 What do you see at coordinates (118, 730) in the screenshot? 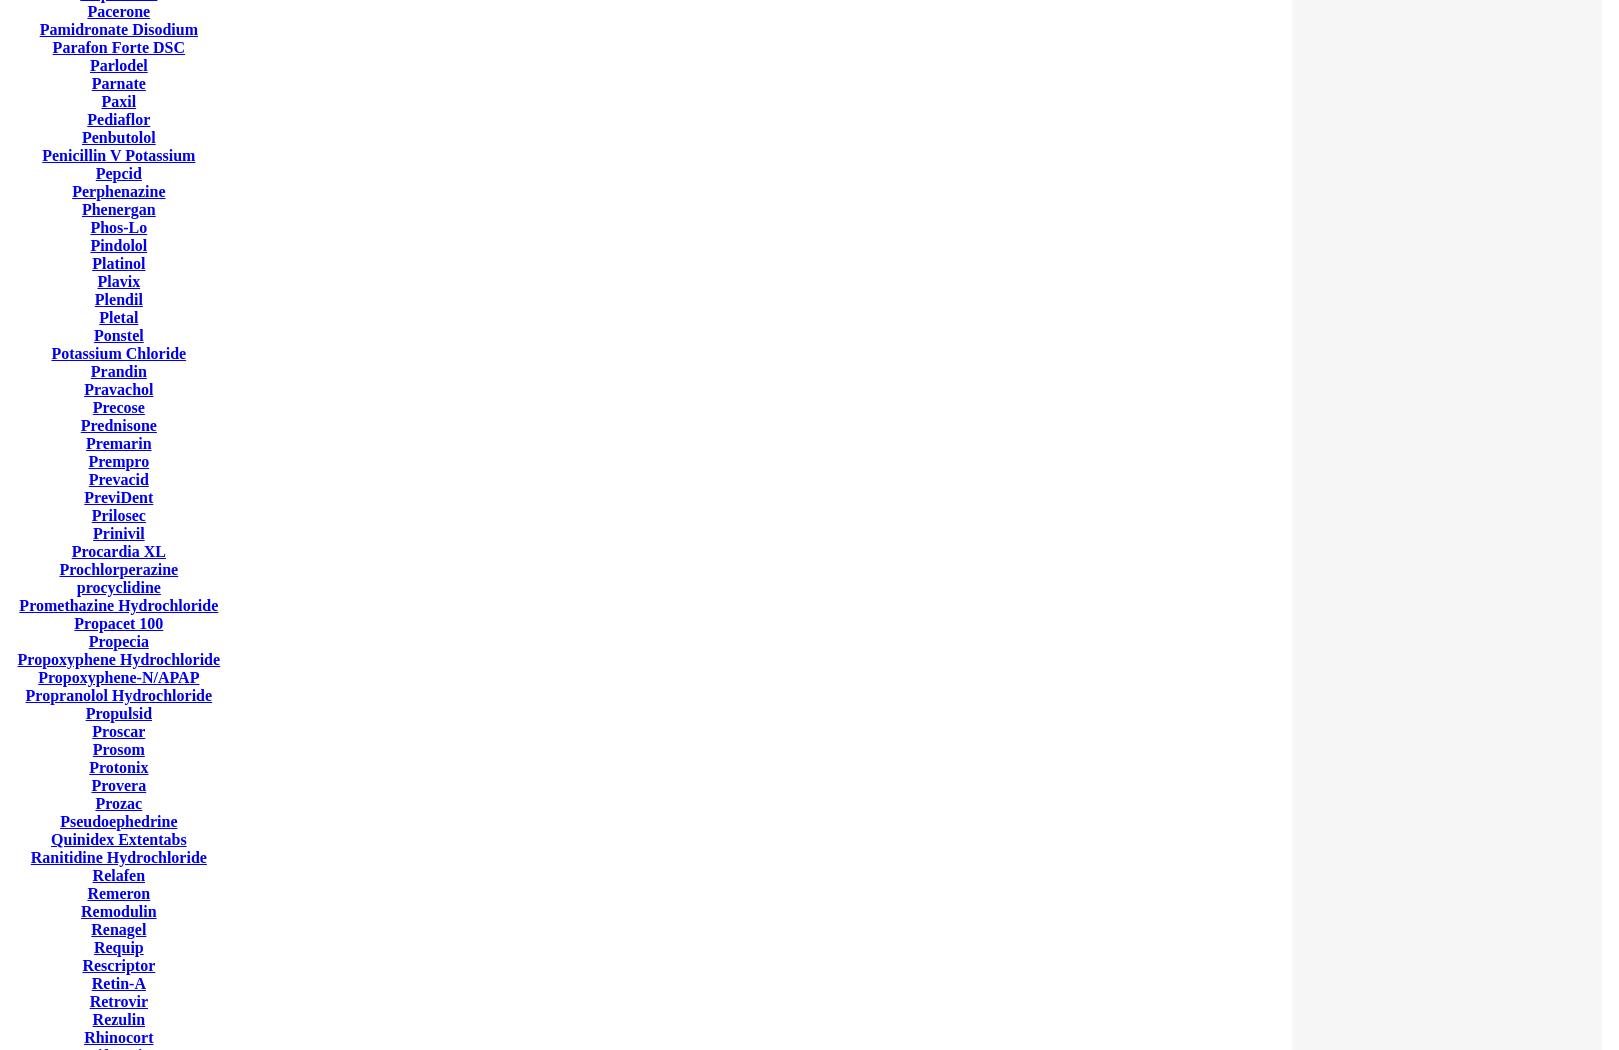
I see `'Proscar'` at bounding box center [118, 730].